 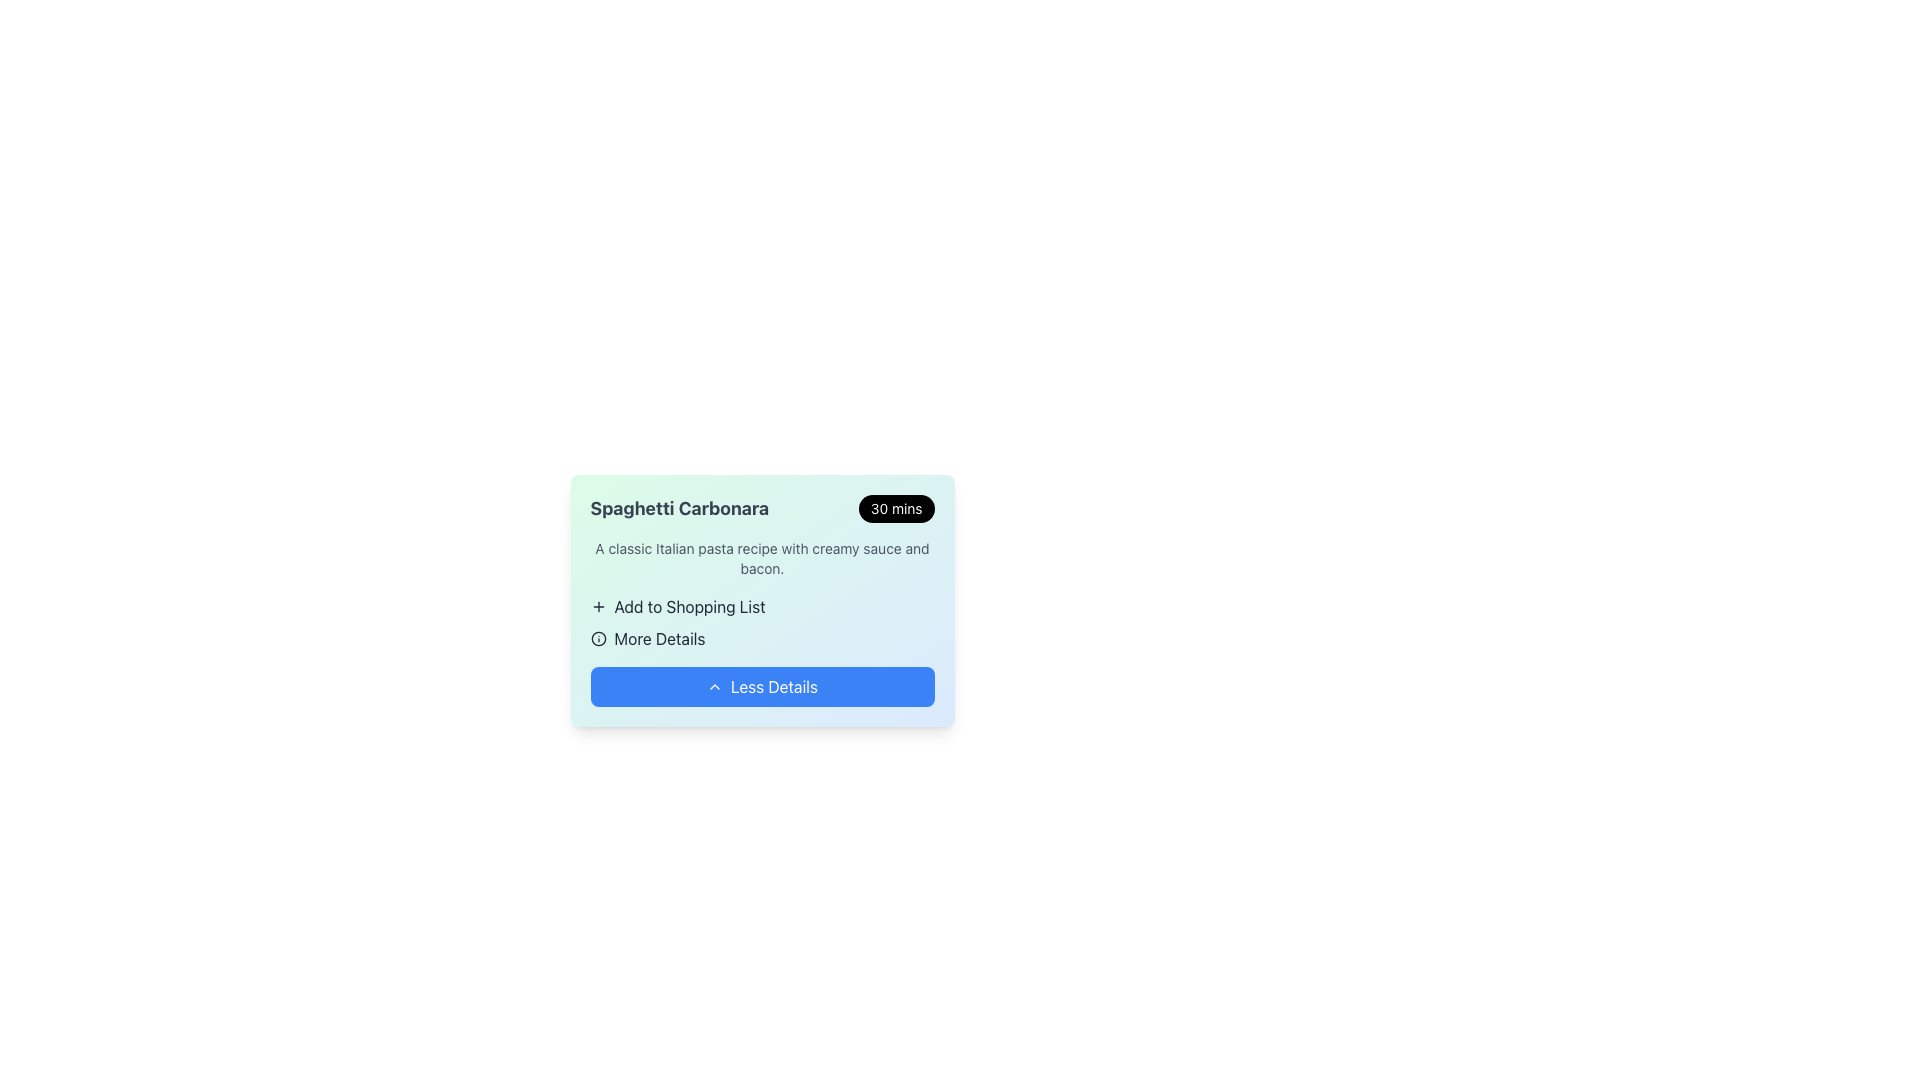 I want to click on the 'Add to Shopping List' button, which features a 'plus' icon, so click(x=761, y=622).